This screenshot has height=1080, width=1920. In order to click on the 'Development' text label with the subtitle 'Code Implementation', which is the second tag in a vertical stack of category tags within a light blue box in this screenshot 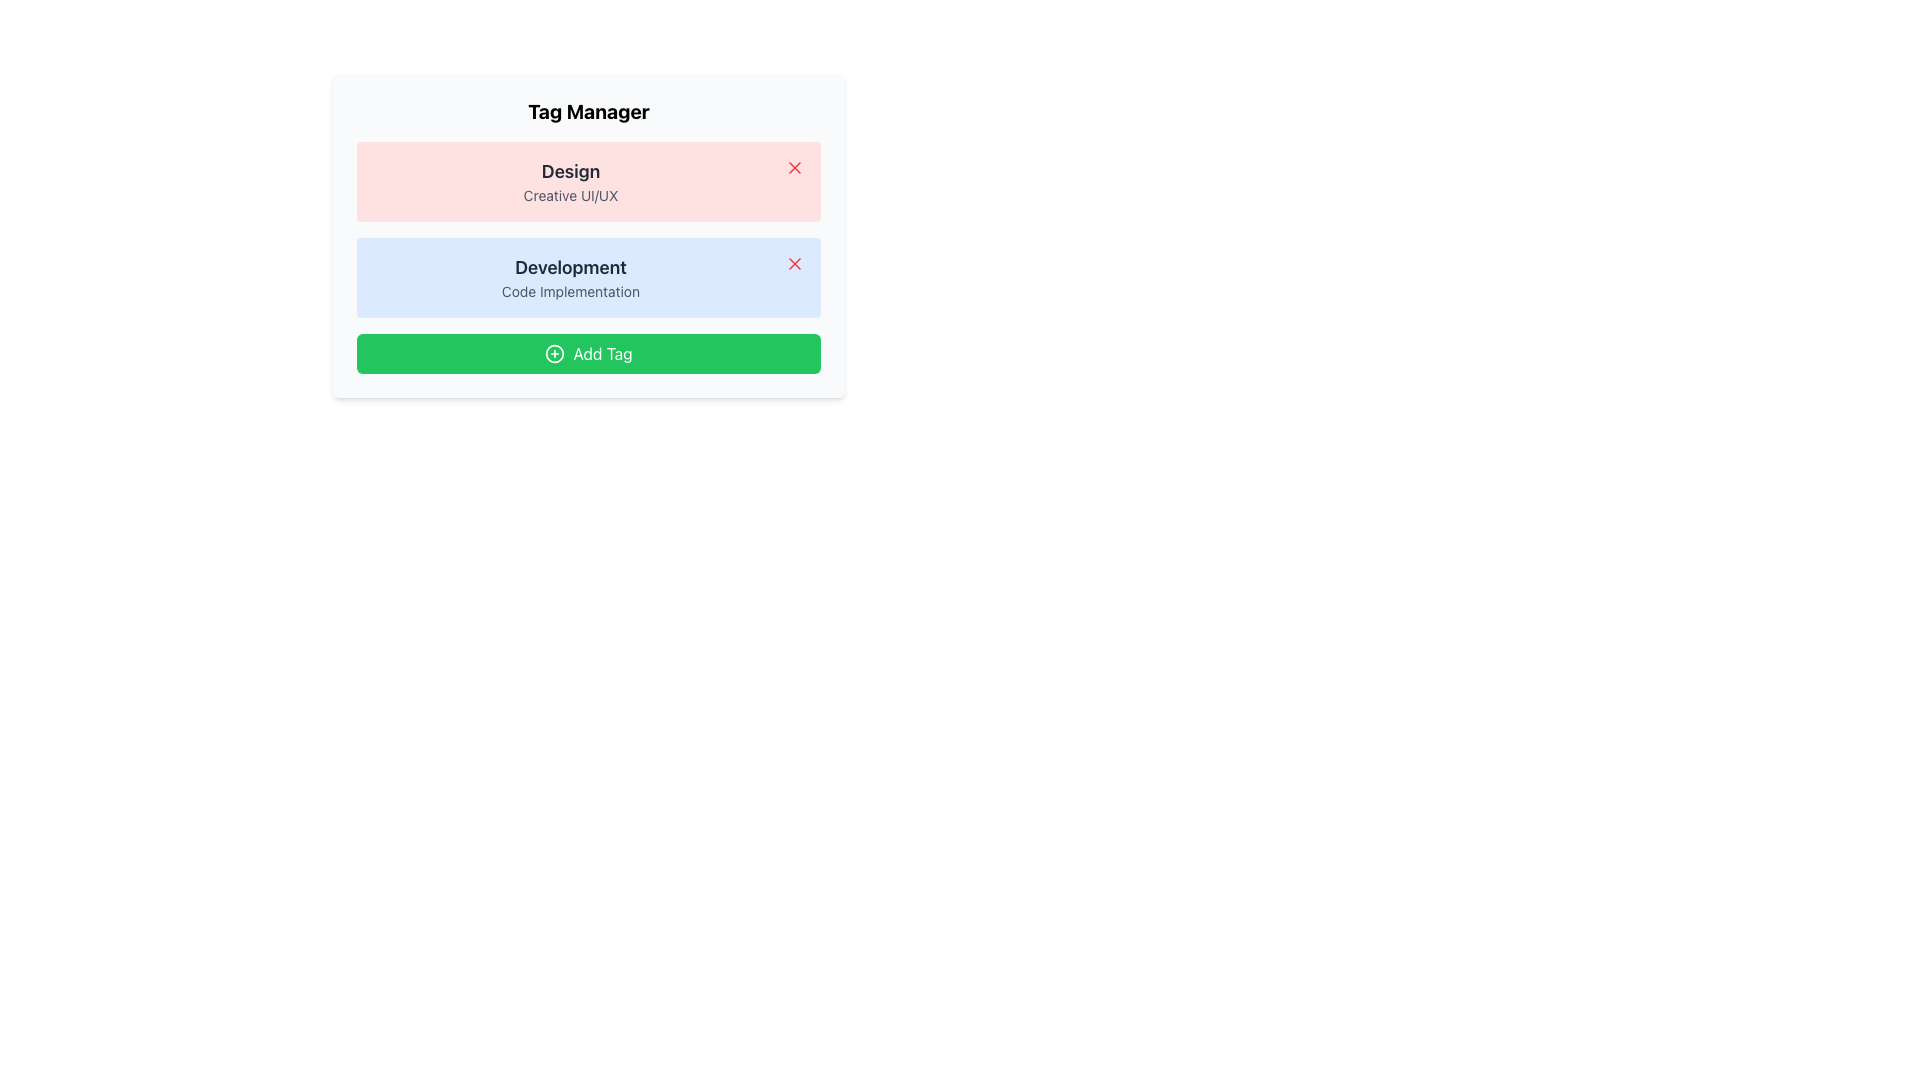, I will do `click(570, 277)`.